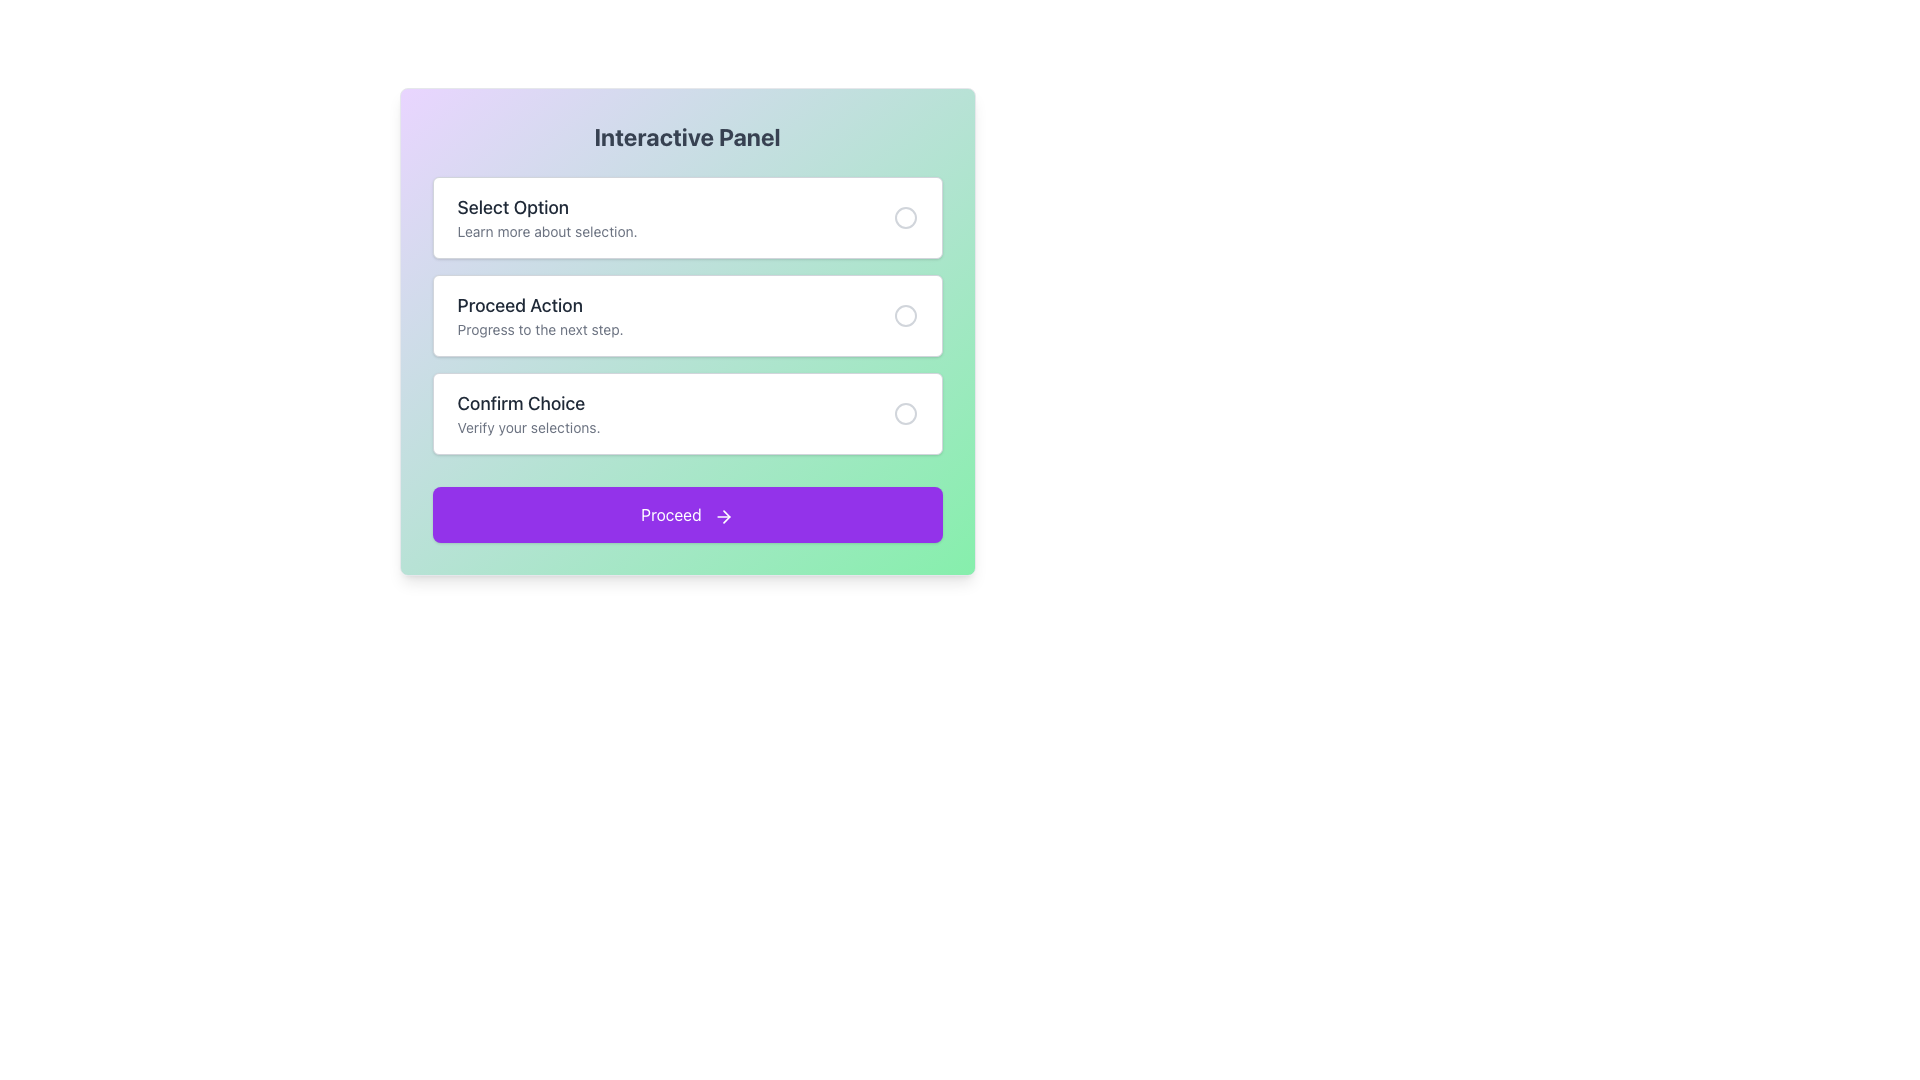  Describe the element at coordinates (547, 230) in the screenshot. I see `the static text element displaying 'Learn more about selection.' which is located directly below the bold heading 'Select Option'` at that location.